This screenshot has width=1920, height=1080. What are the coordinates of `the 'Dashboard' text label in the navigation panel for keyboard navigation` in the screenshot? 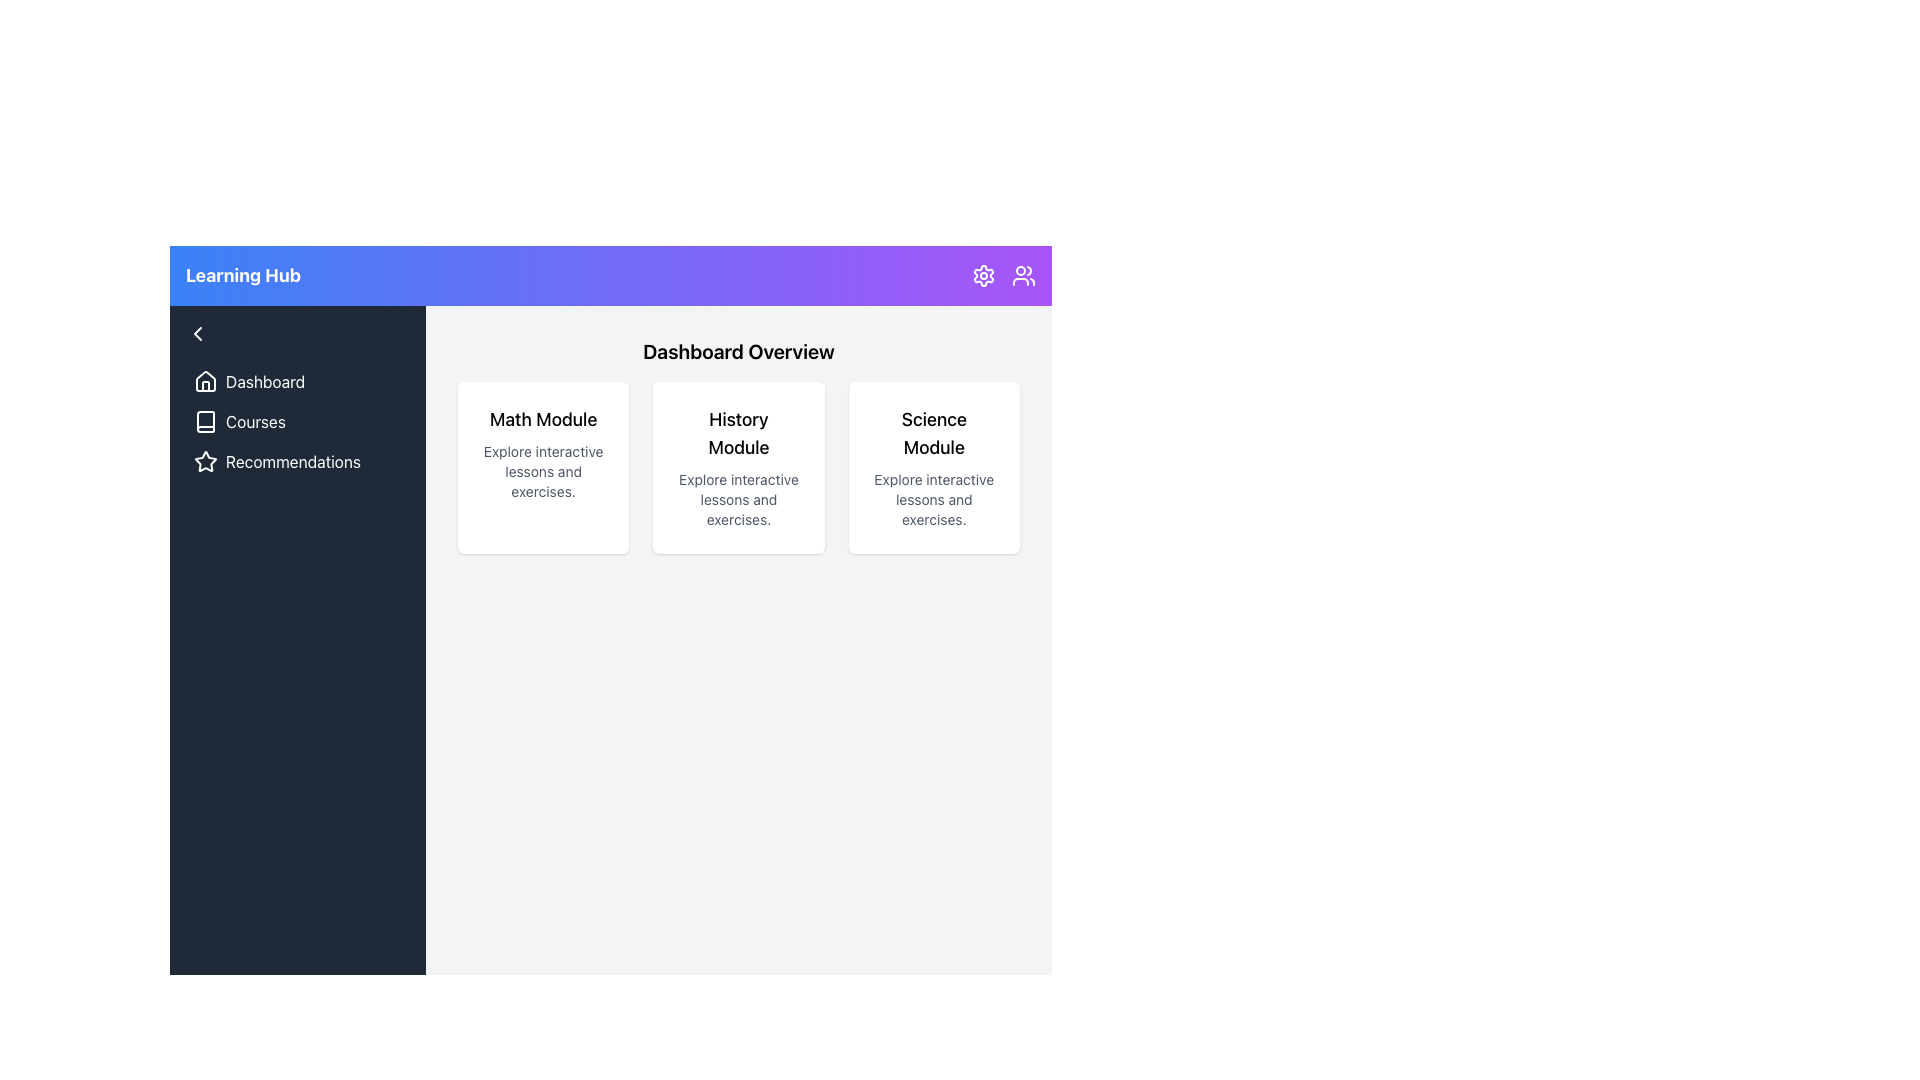 It's located at (264, 381).